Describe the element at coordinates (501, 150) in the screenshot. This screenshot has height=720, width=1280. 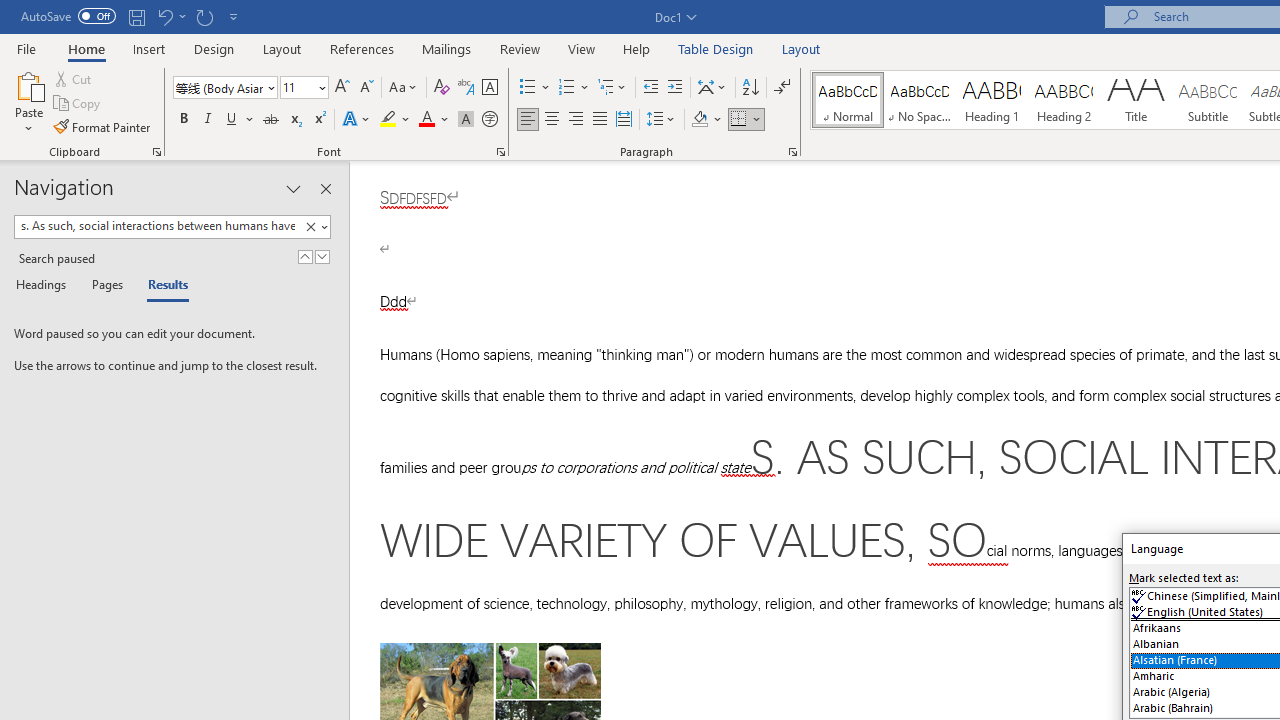
I see `'Font...'` at that location.